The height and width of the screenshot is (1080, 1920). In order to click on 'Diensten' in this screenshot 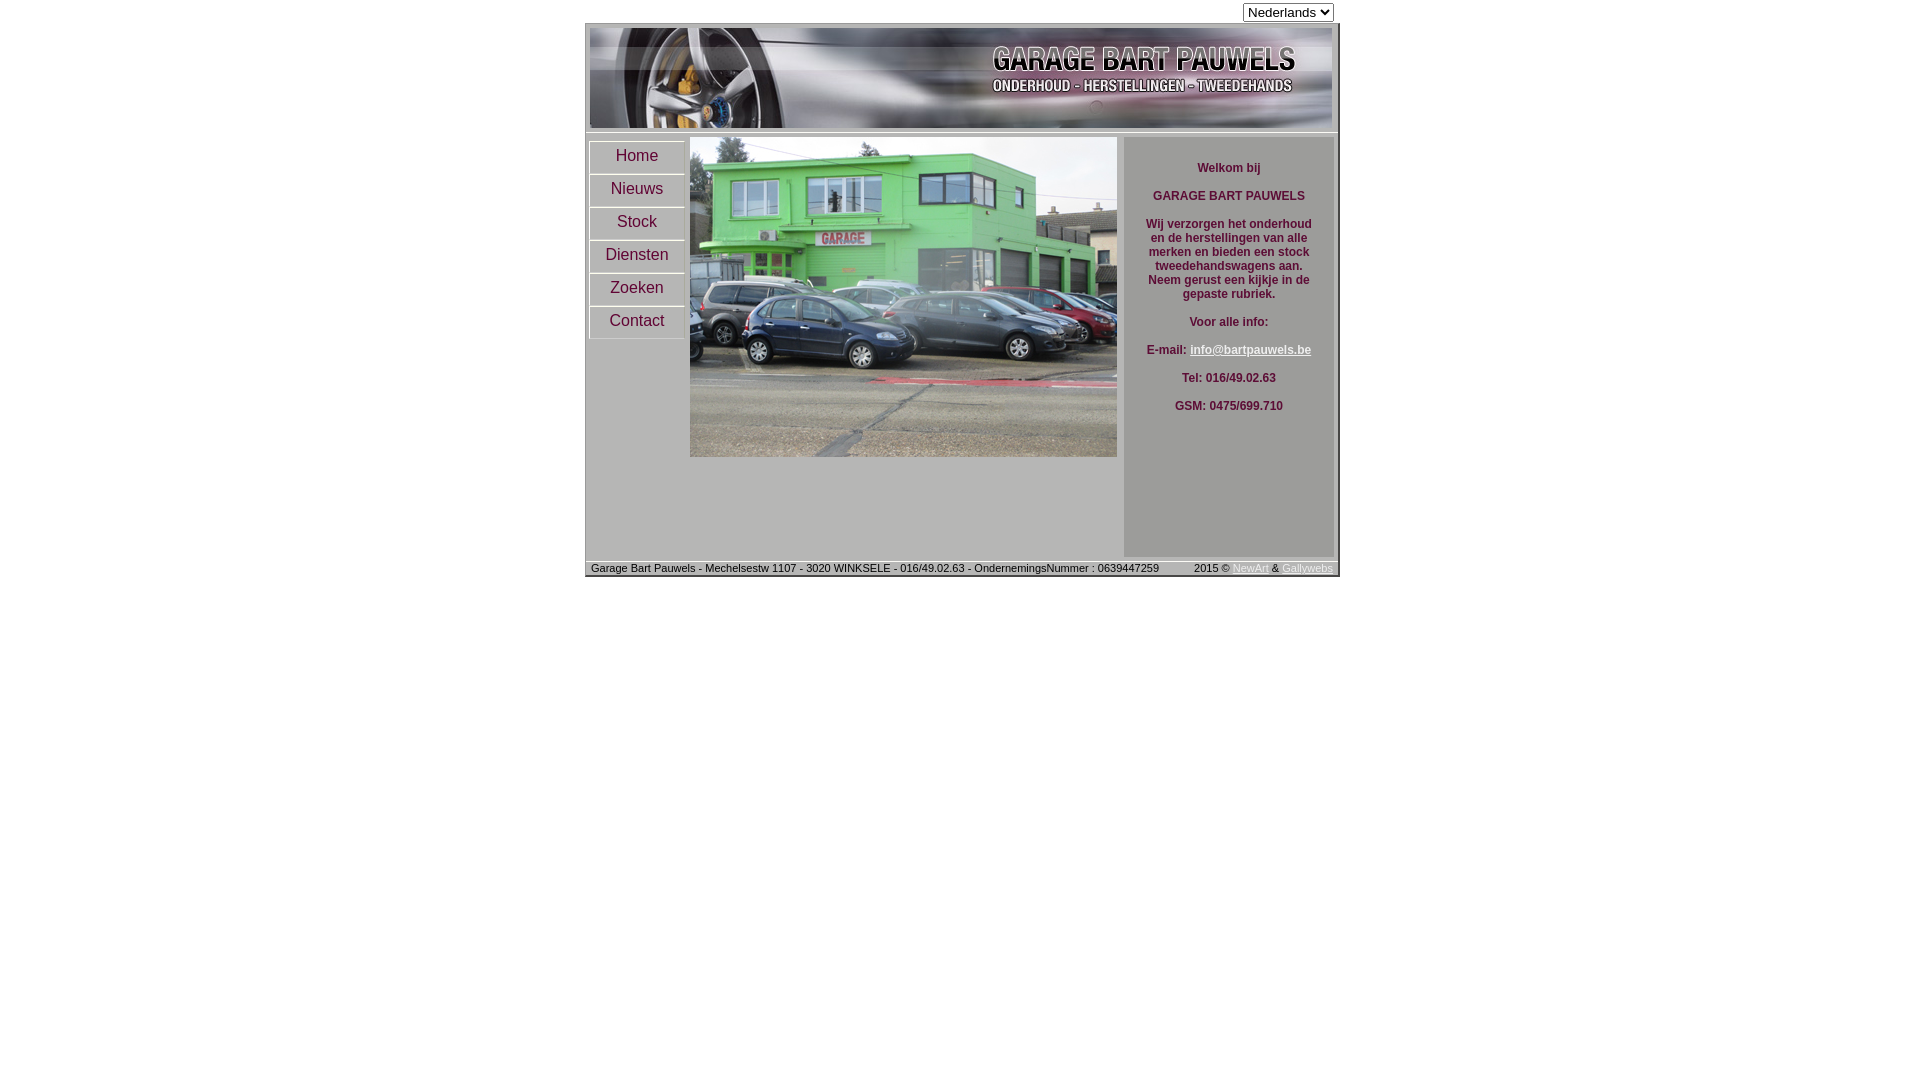, I will do `click(636, 255)`.